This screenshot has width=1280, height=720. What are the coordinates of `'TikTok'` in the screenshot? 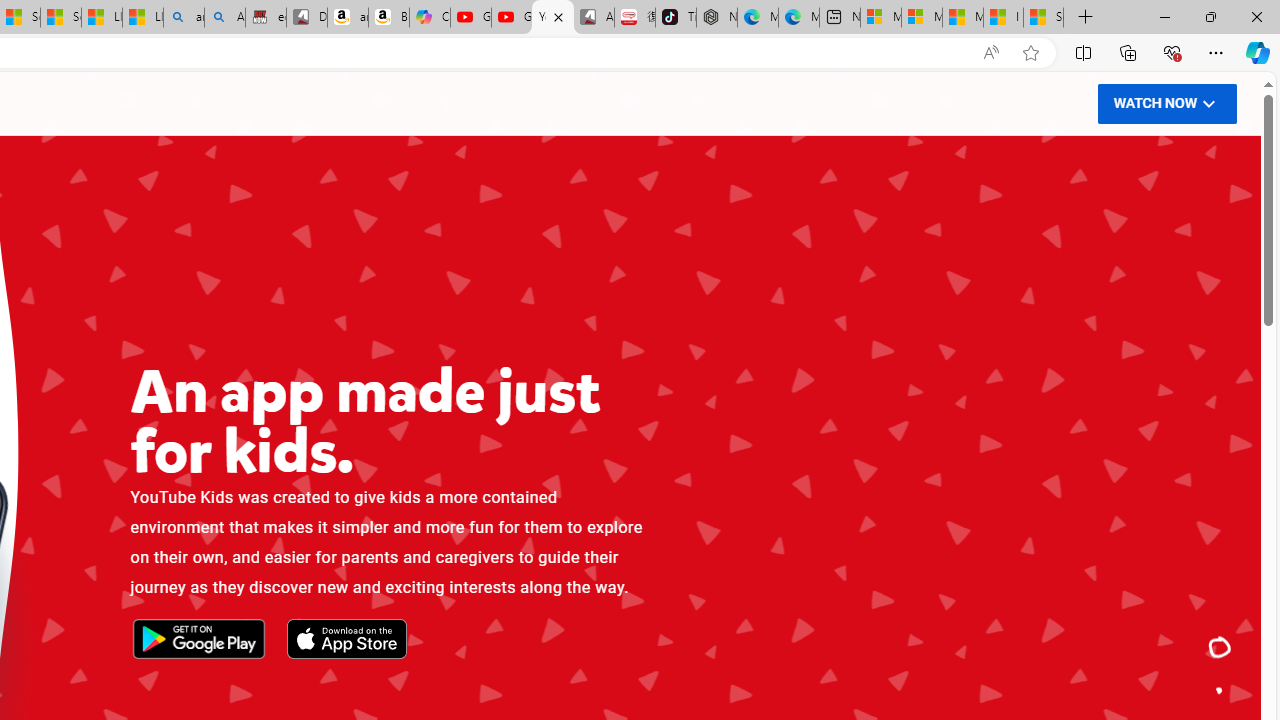 It's located at (675, 17).